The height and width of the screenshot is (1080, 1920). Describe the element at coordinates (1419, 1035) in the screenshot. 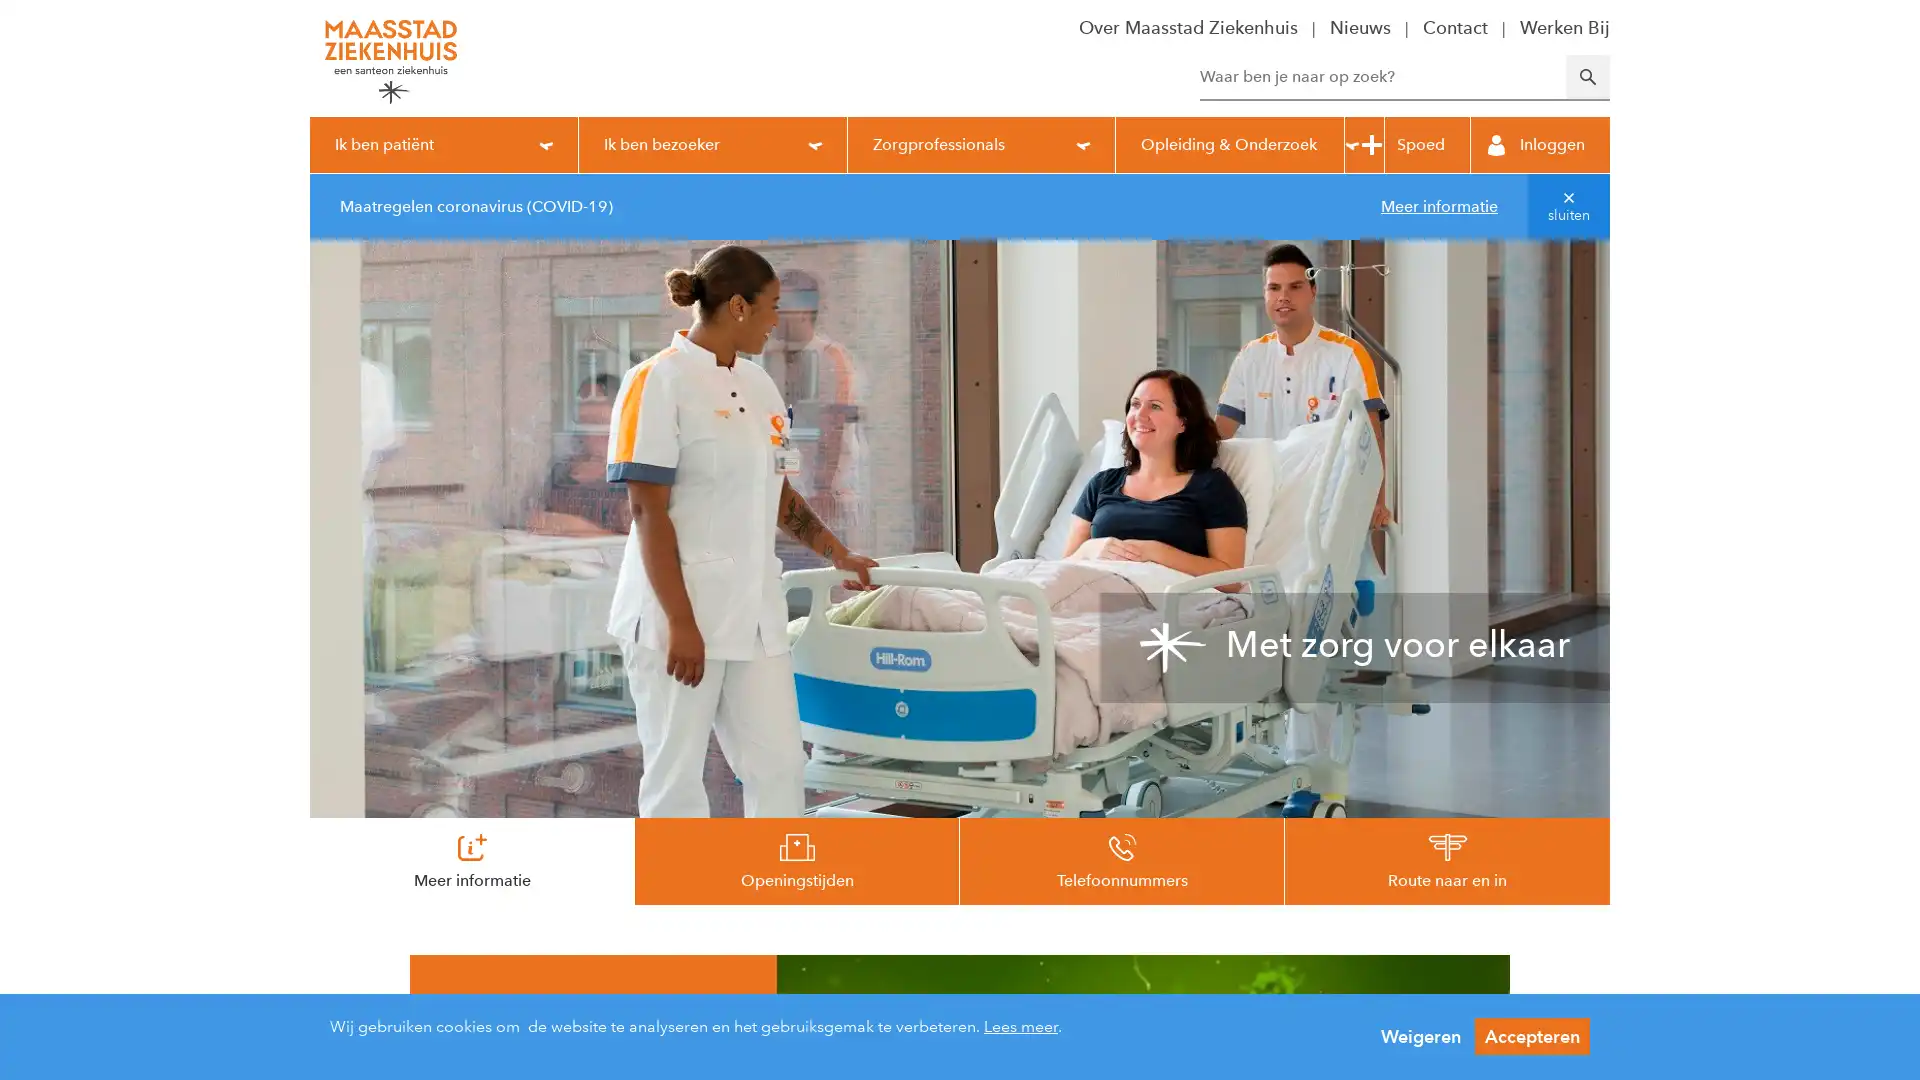

I see `Weigeren` at that location.